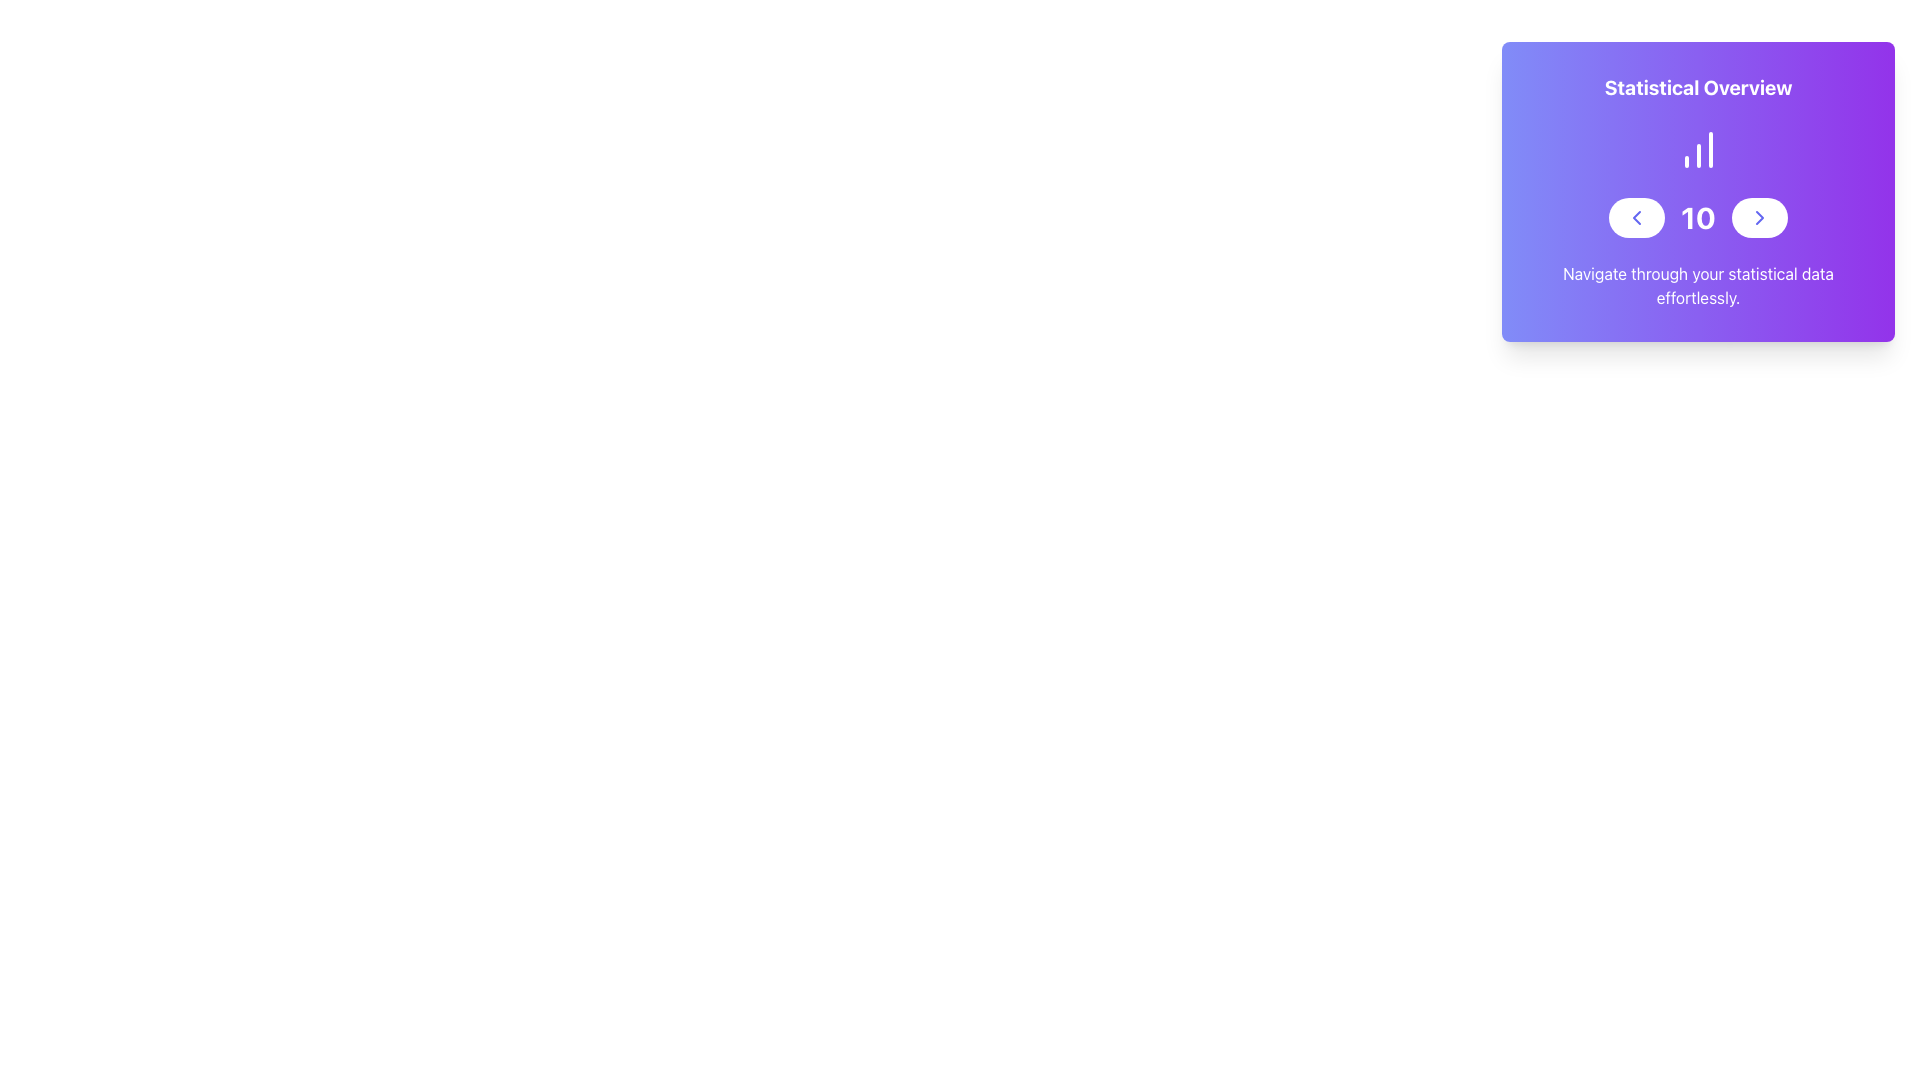 The image size is (1920, 1080). Describe the element at coordinates (1636, 218) in the screenshot. I see `the navigation button SVG Icon located on the left side of the two buttons within the 'Statistical Overview' panel` at that location.